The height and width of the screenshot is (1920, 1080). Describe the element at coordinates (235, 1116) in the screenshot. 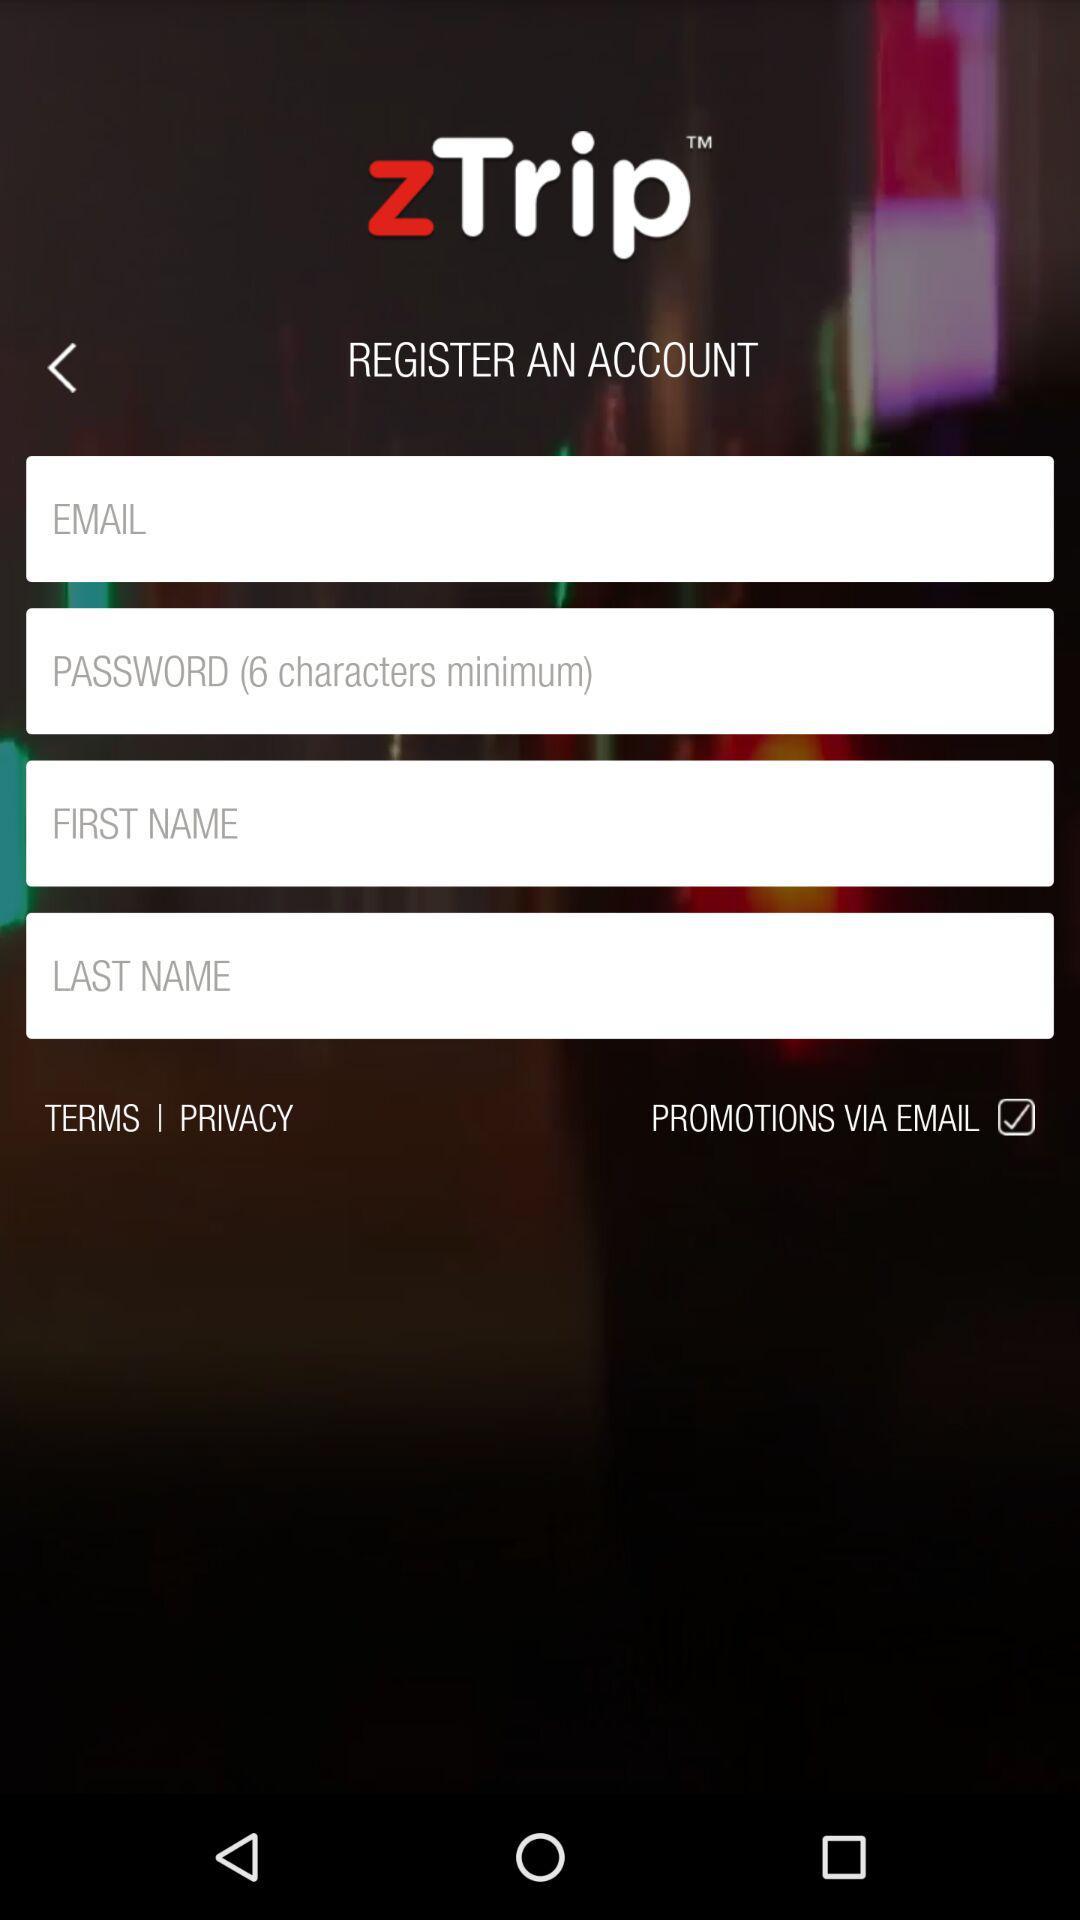

I see `icon next to | icon` at that location.